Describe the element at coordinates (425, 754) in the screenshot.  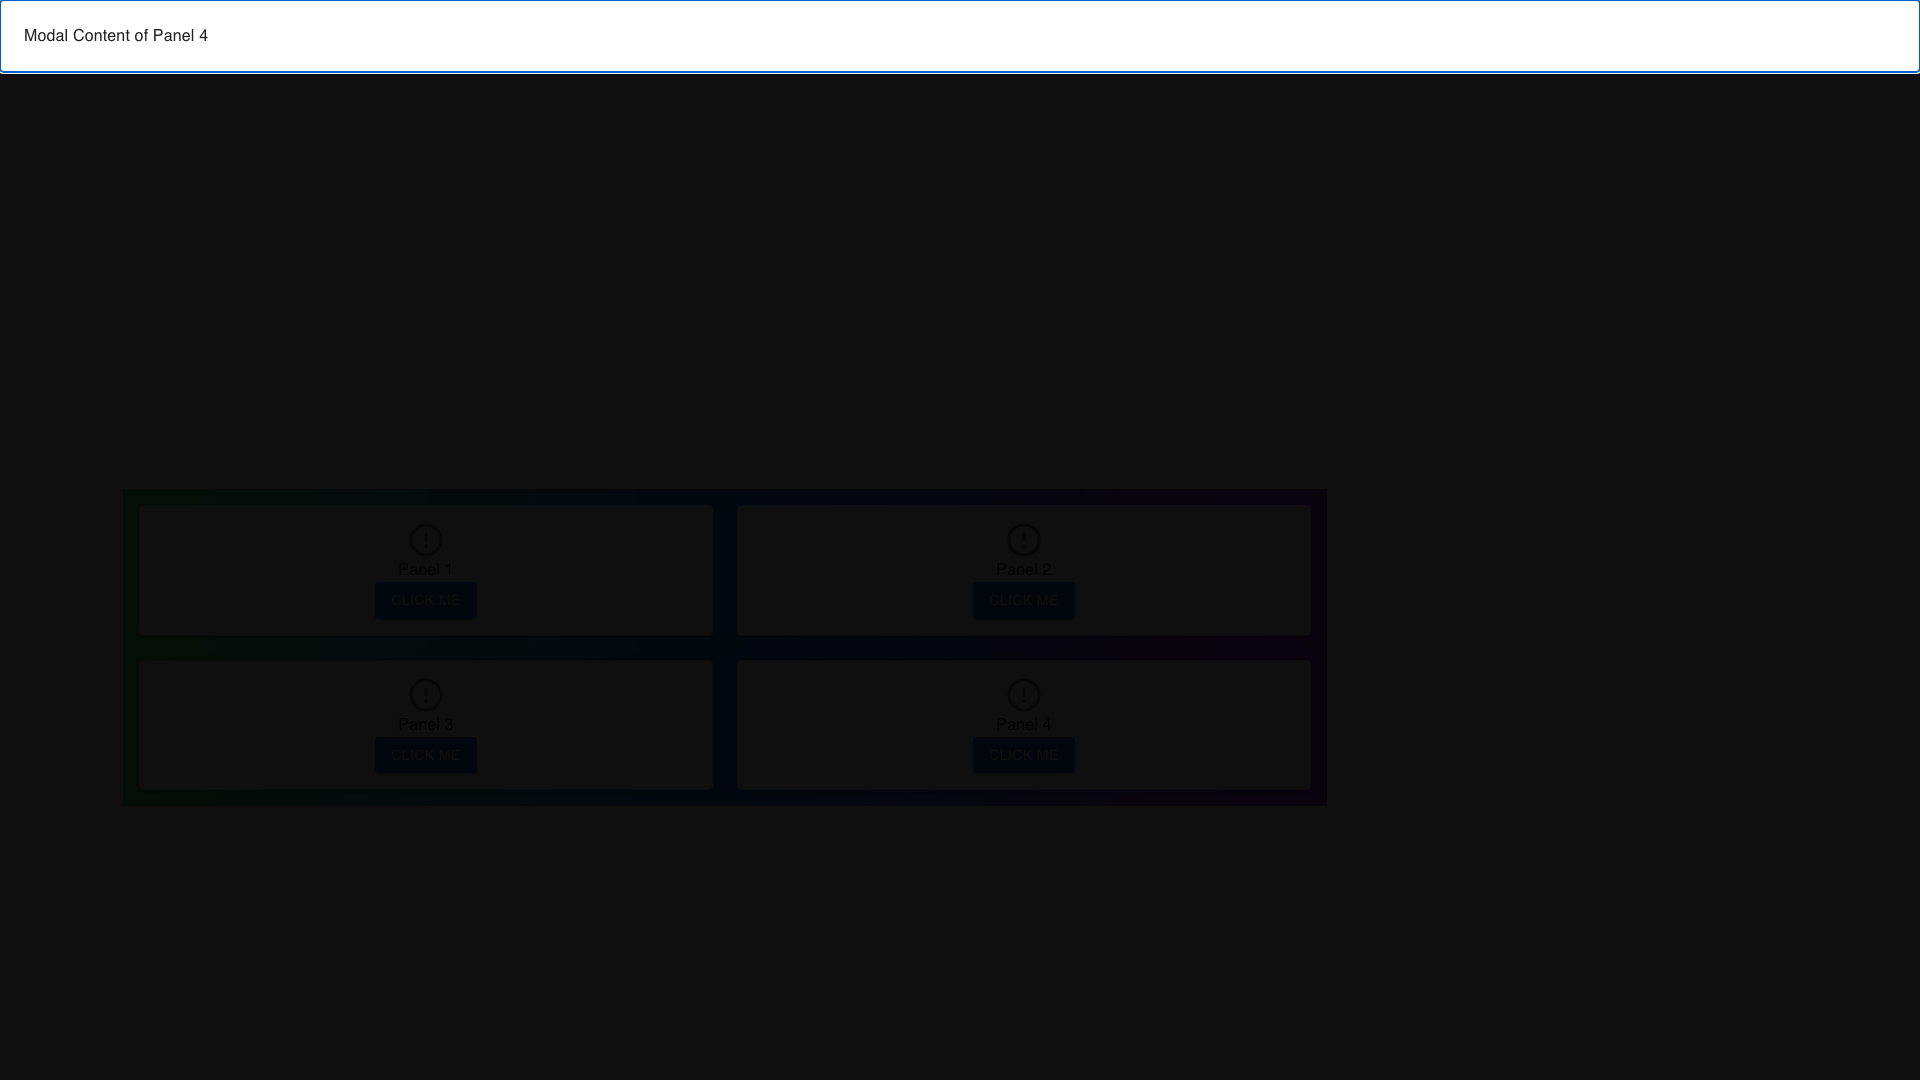
I see `the 'Click Me' button, which is a primary colored rectangular button located in 'Panel 3' at the coordinates provided` at that location.